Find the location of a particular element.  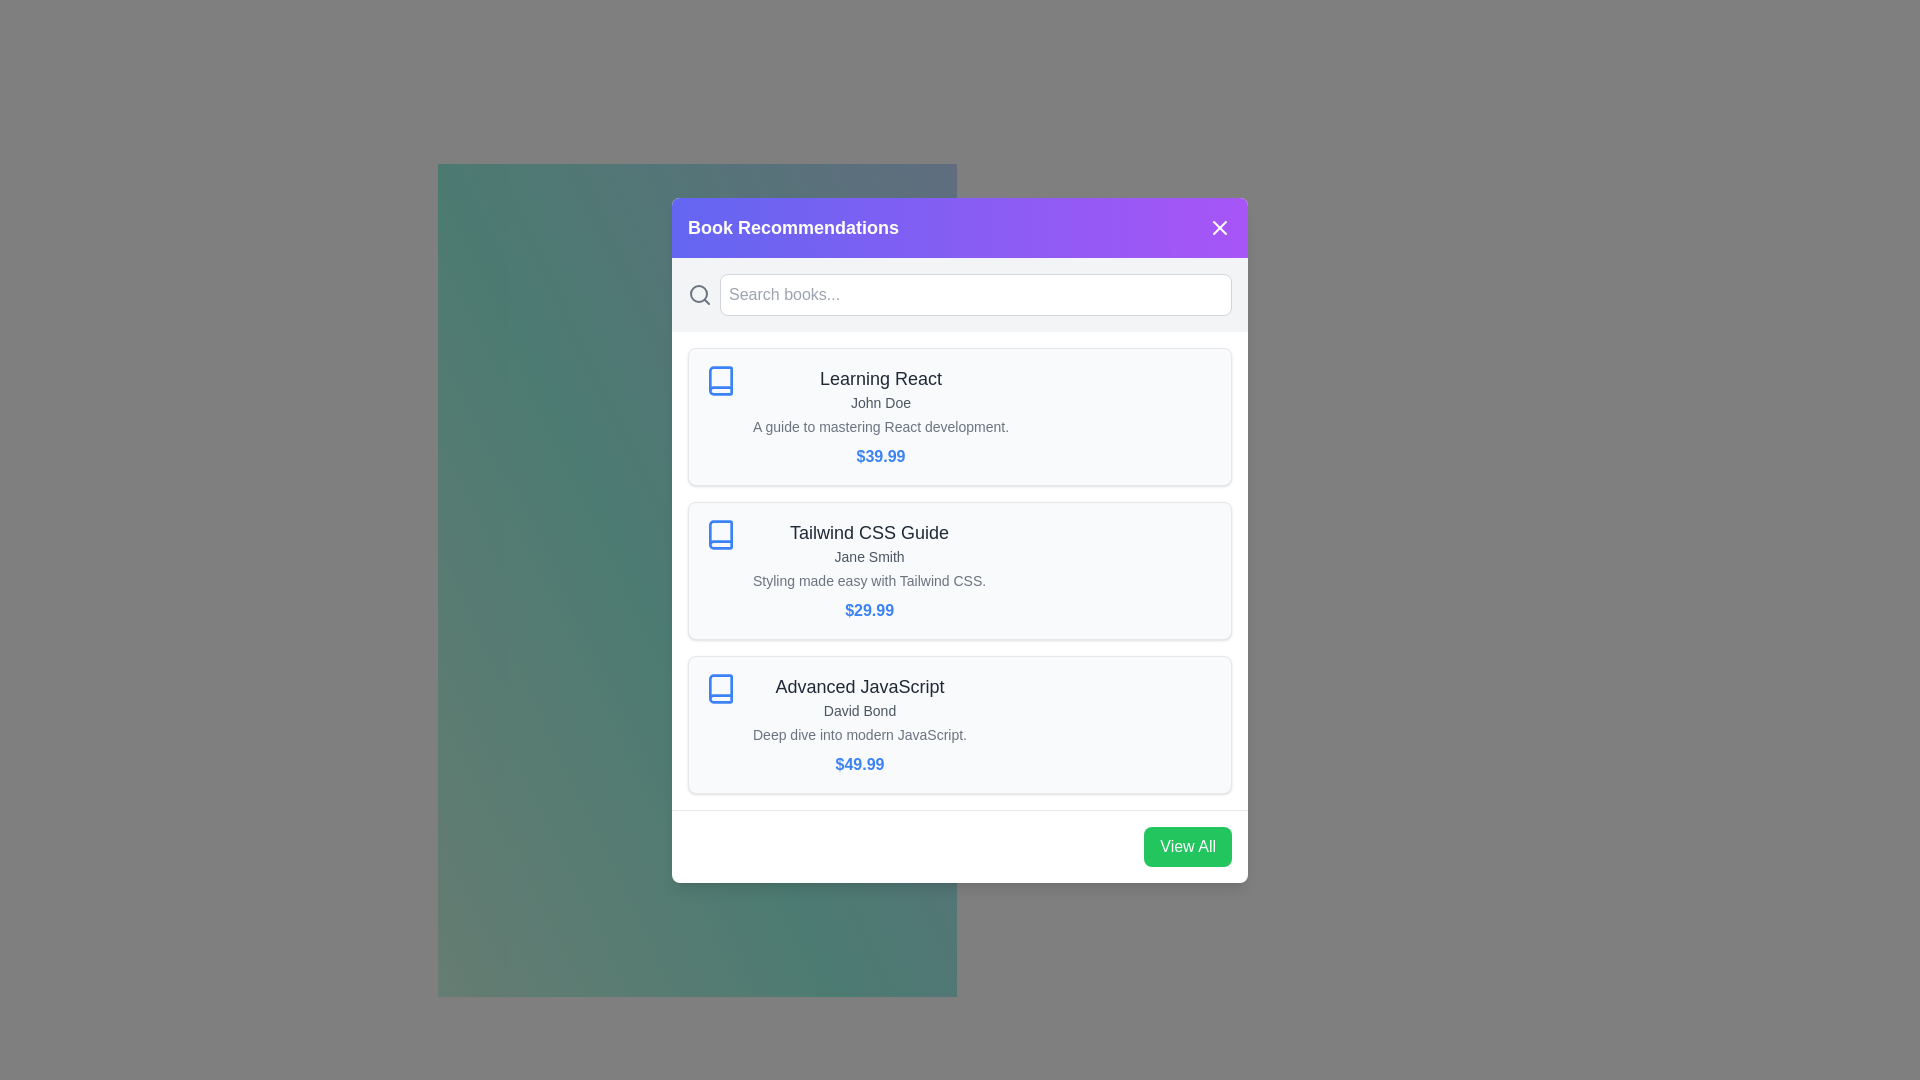

the title text label of the book in the first recommendation card under 'Book Recommendations' is located at coordinates (880, 378).